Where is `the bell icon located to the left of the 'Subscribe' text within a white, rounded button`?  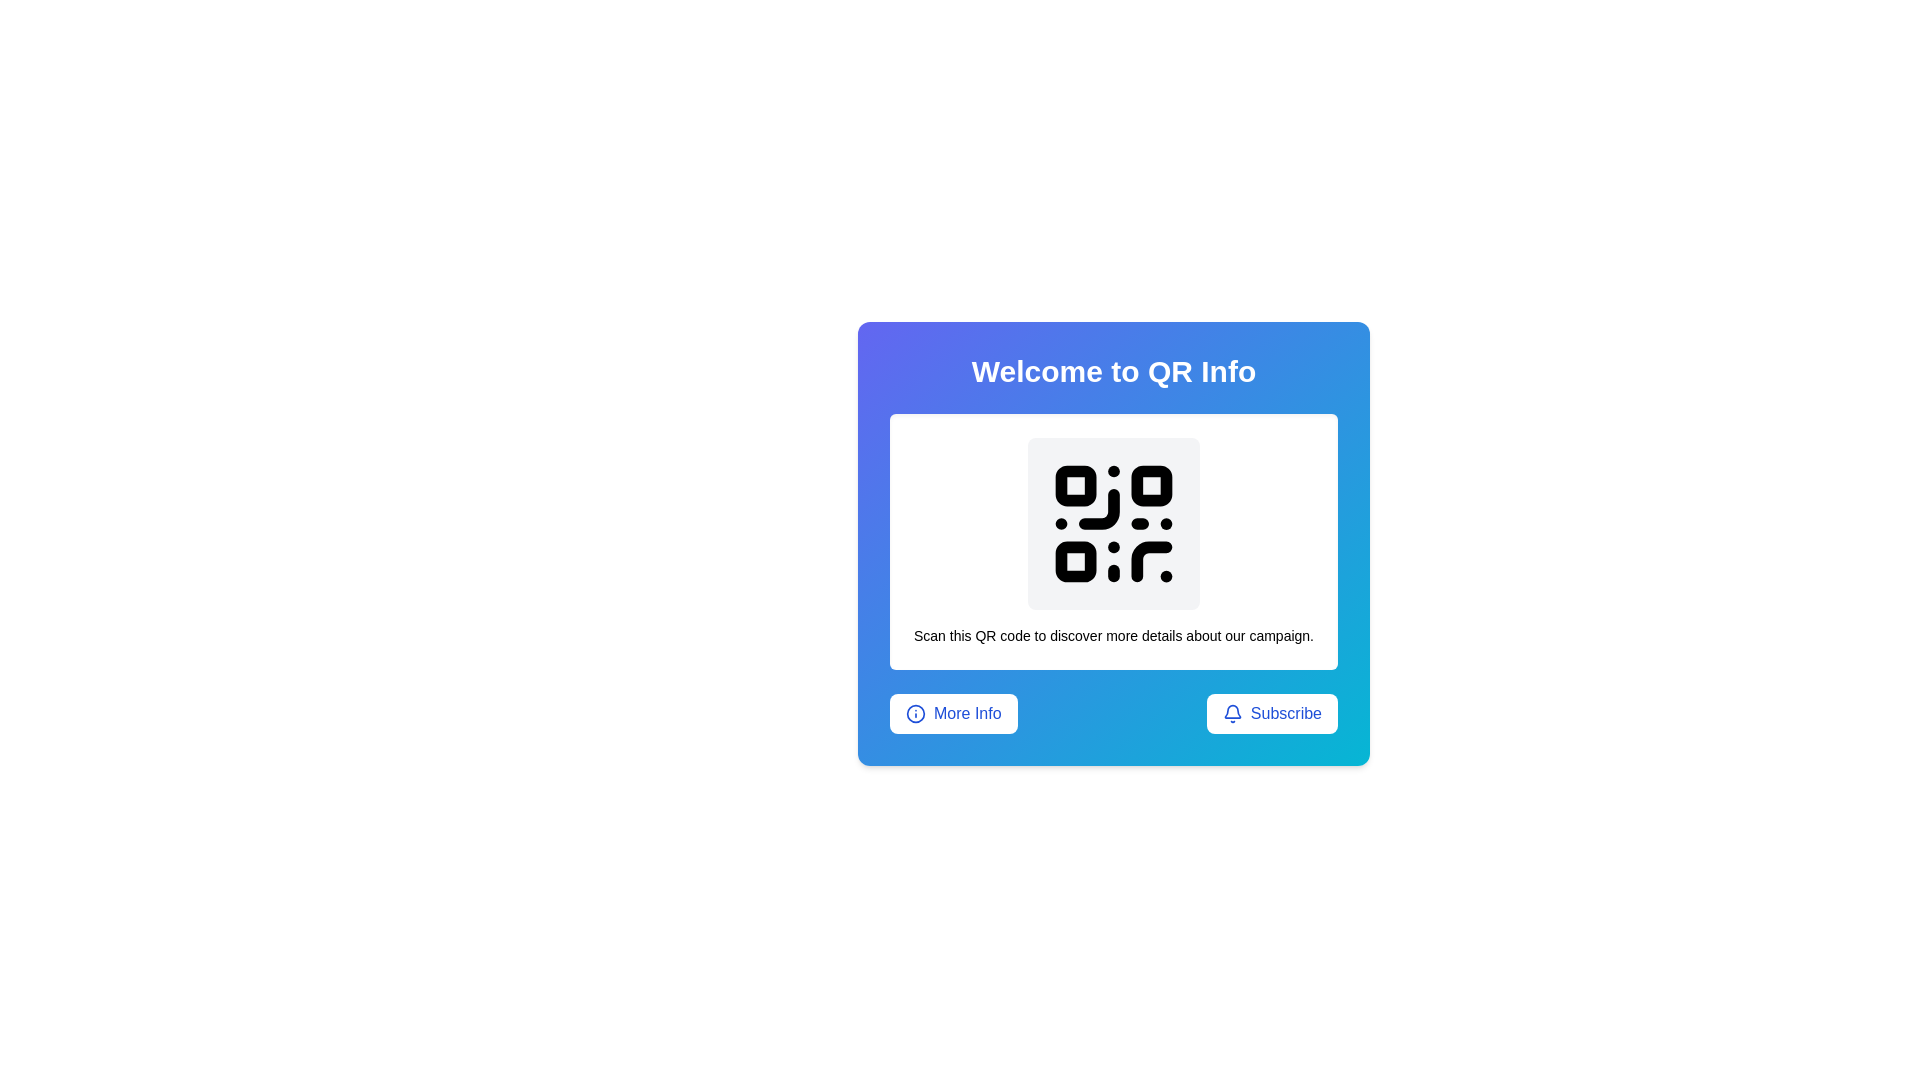 the bell icon located to the left of the 'Subscribe' text within a white, rounded button is located at coordinates (1231, 712).